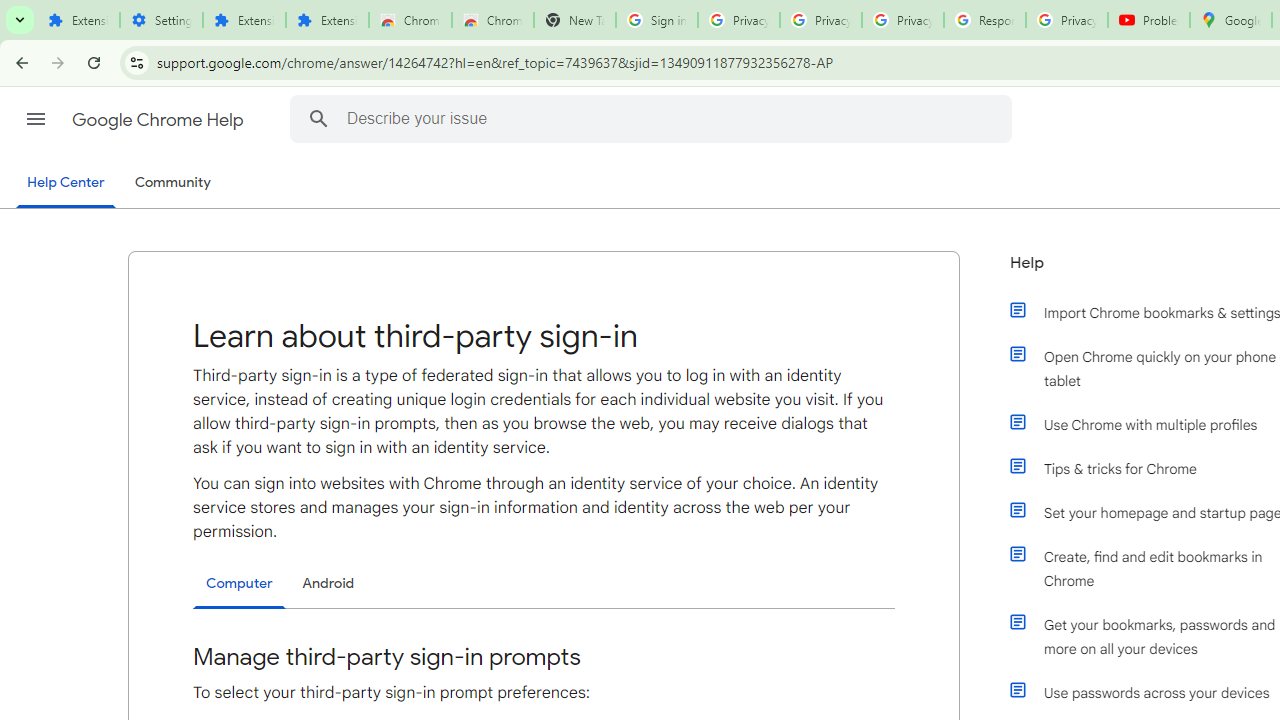 The width and height of the screenshot is (1280, 720). What do you see at coordinates (492, 20) in the screenshot?
I see `'Chrome Web Store - Themes'` at bounding box center [492, 20].